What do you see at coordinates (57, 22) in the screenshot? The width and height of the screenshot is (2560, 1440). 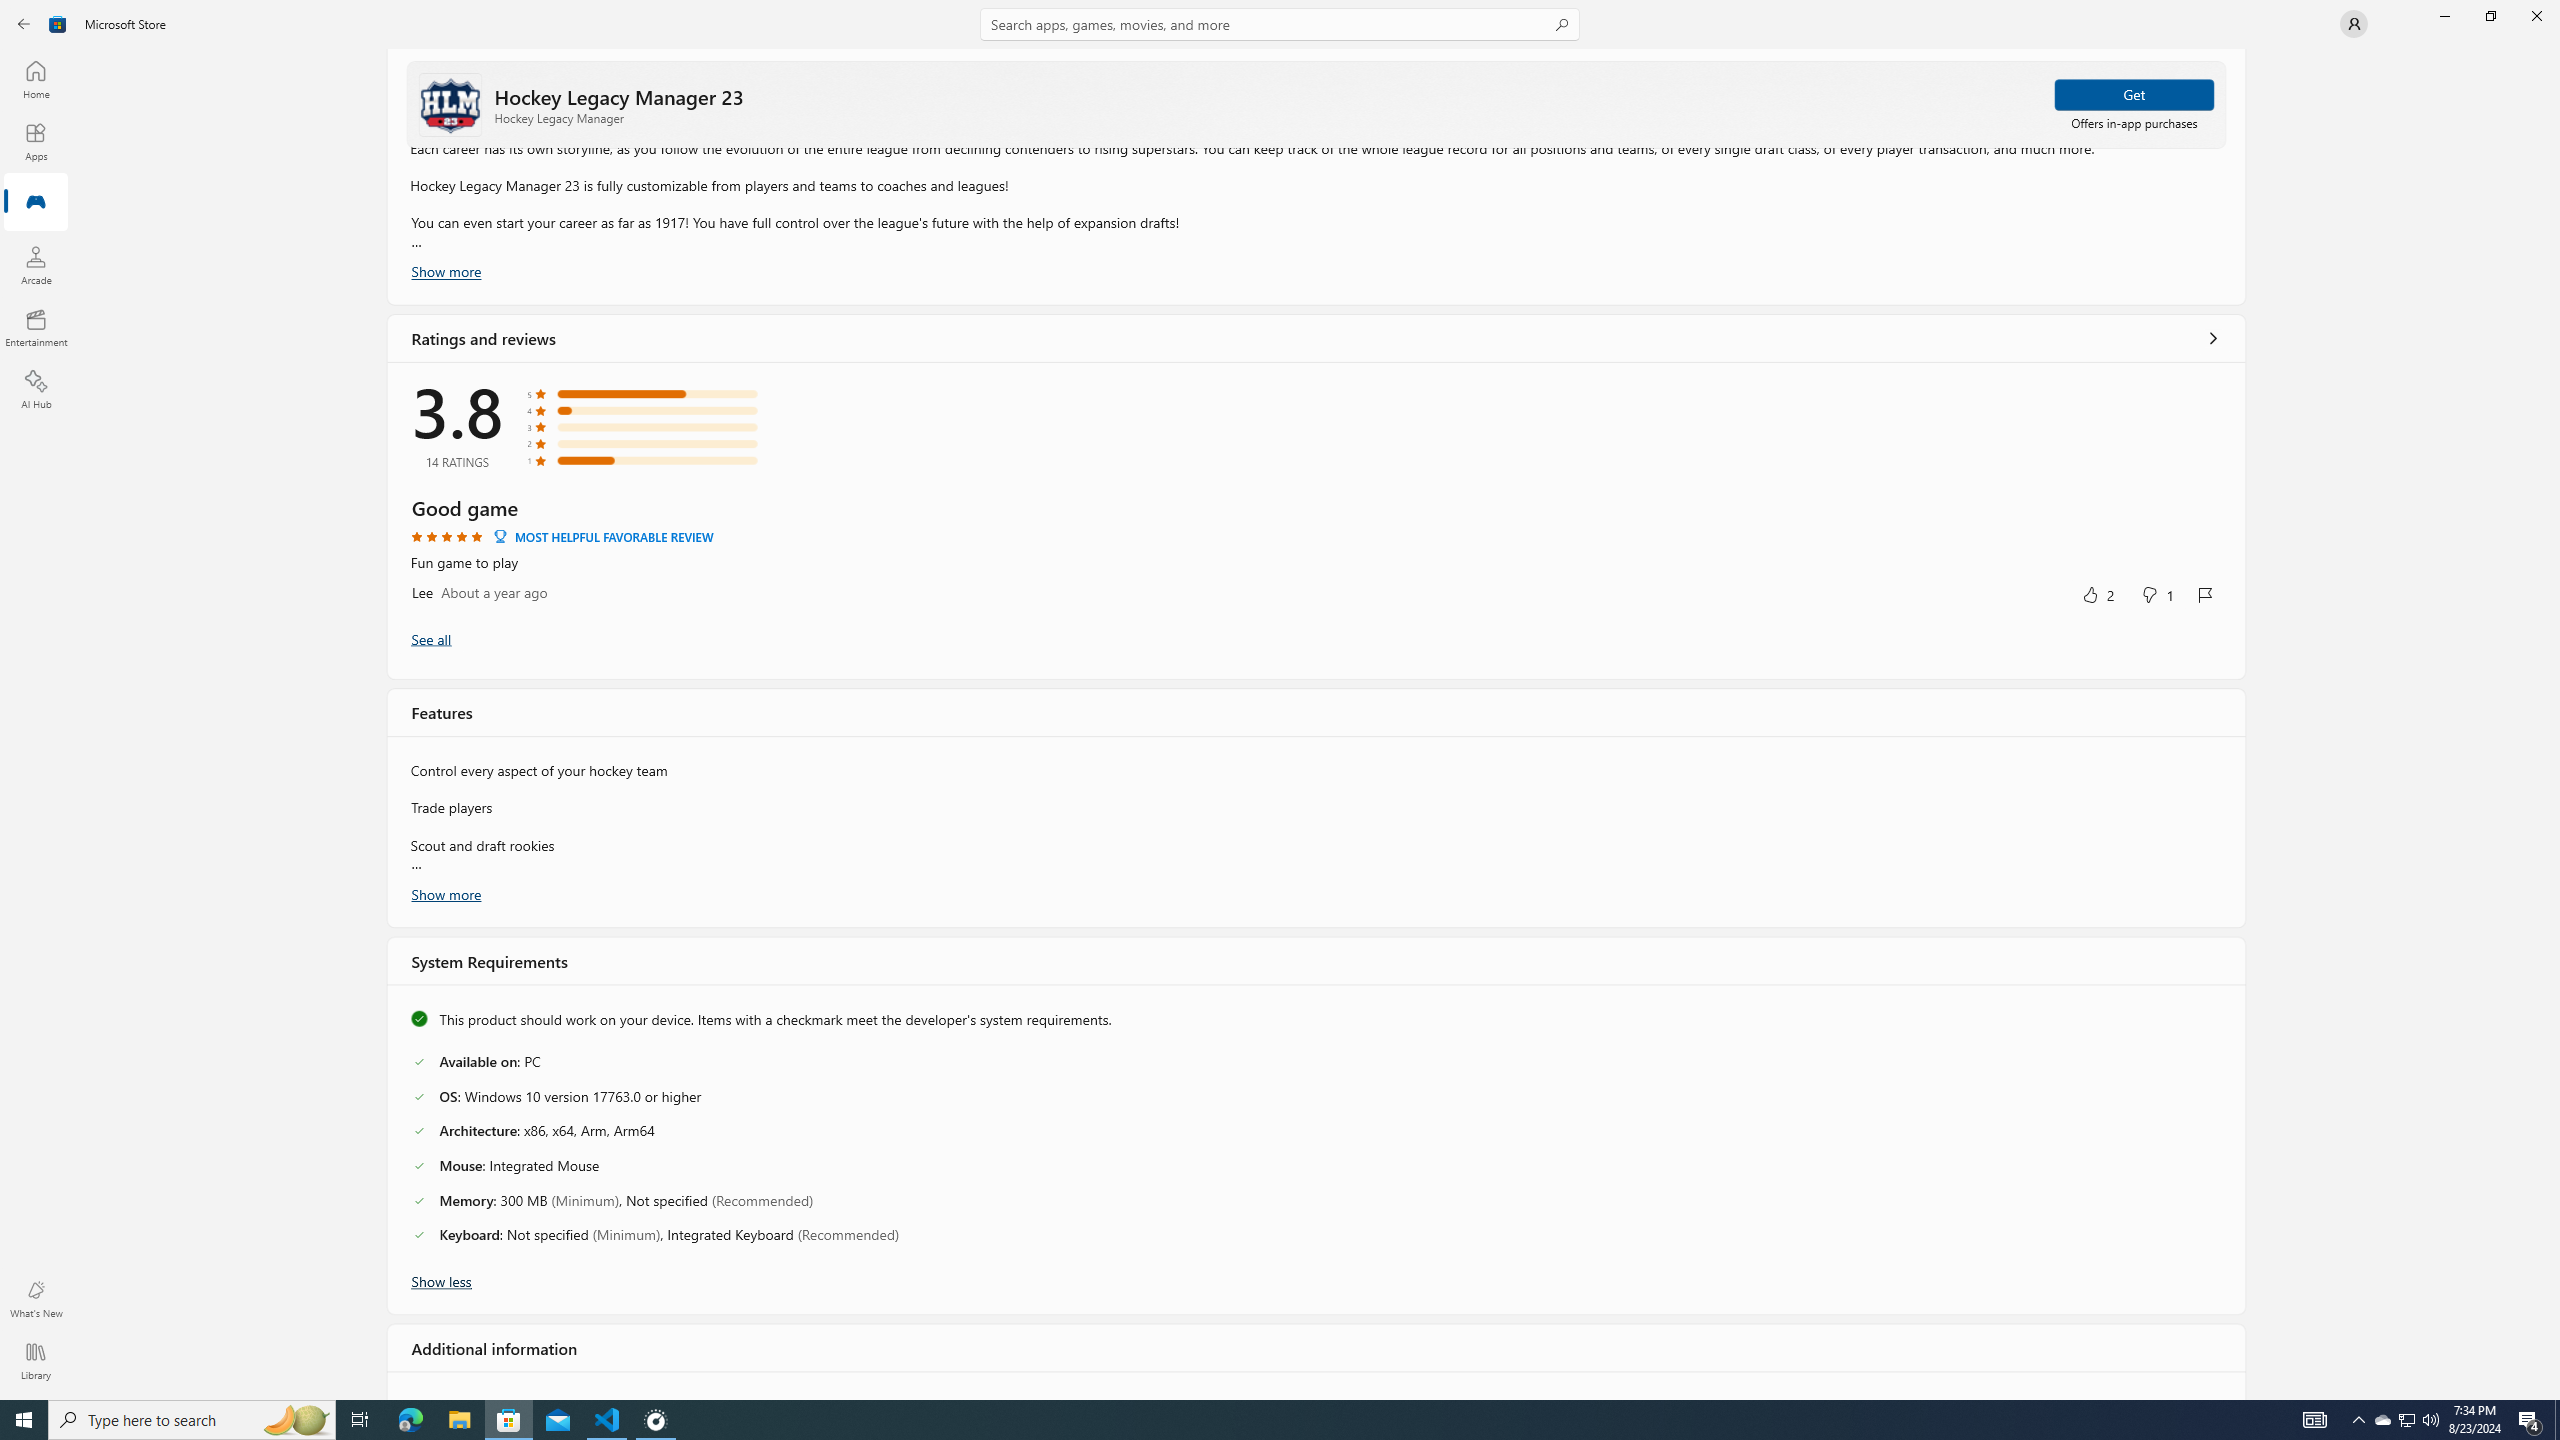 I see `'Class: Image'` at bounding box center [57, 22].